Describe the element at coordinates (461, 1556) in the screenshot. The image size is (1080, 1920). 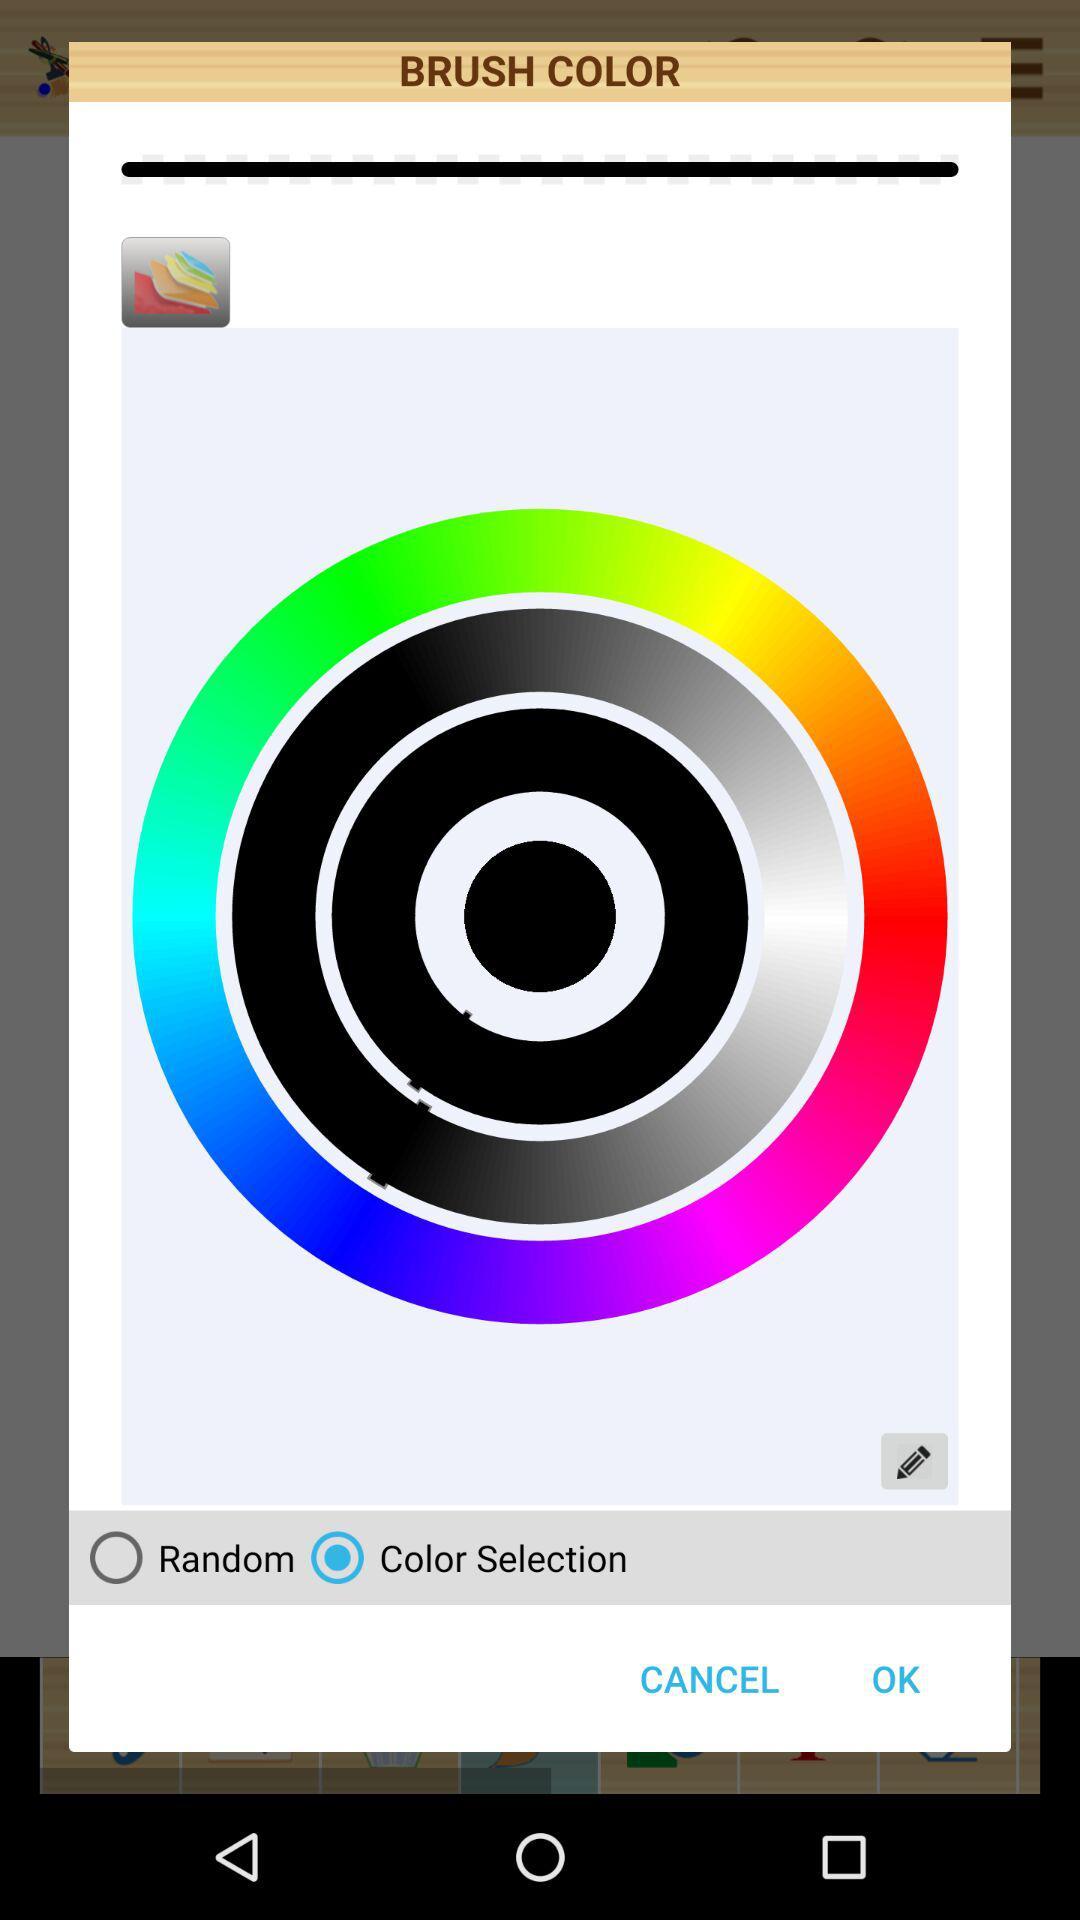
I see `button next to ok` at that location.